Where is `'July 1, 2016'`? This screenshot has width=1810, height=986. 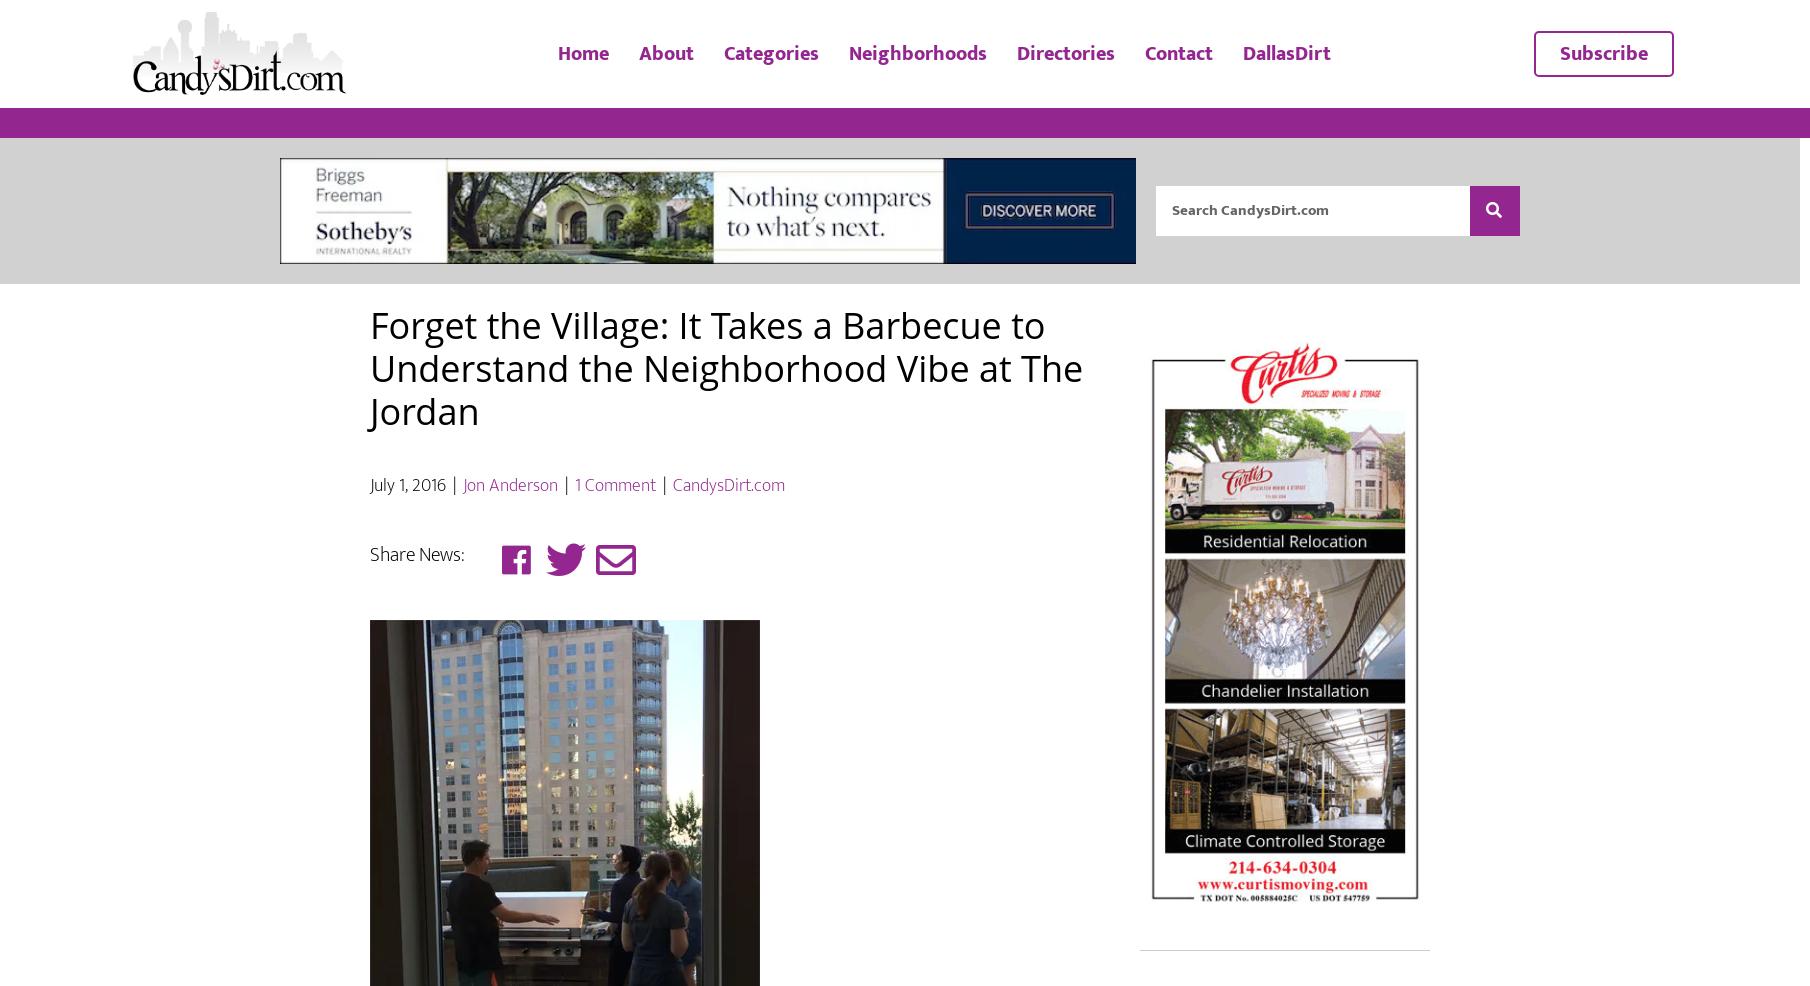 'July 1, 2016' is located at coordinates (369, 542).